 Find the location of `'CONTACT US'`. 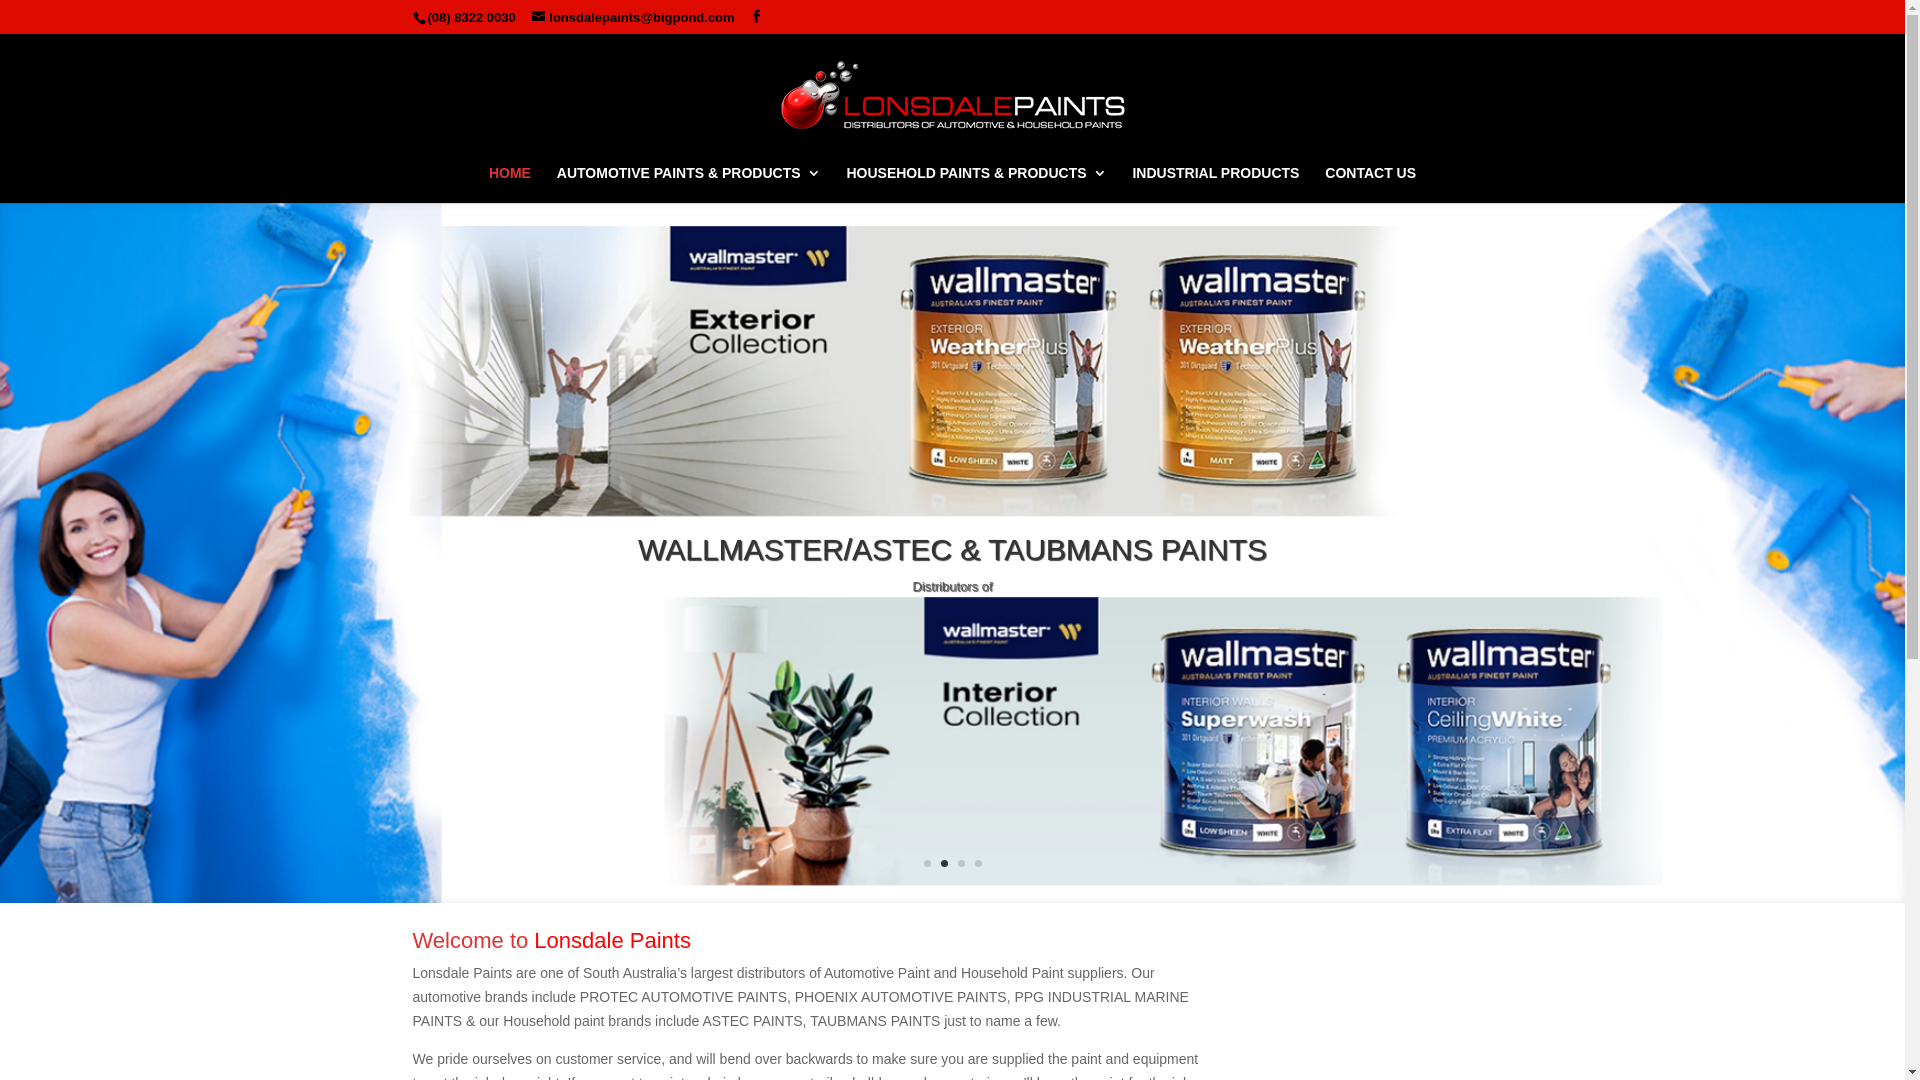

'CONTACT US' is located at coordinates (1369, 184).